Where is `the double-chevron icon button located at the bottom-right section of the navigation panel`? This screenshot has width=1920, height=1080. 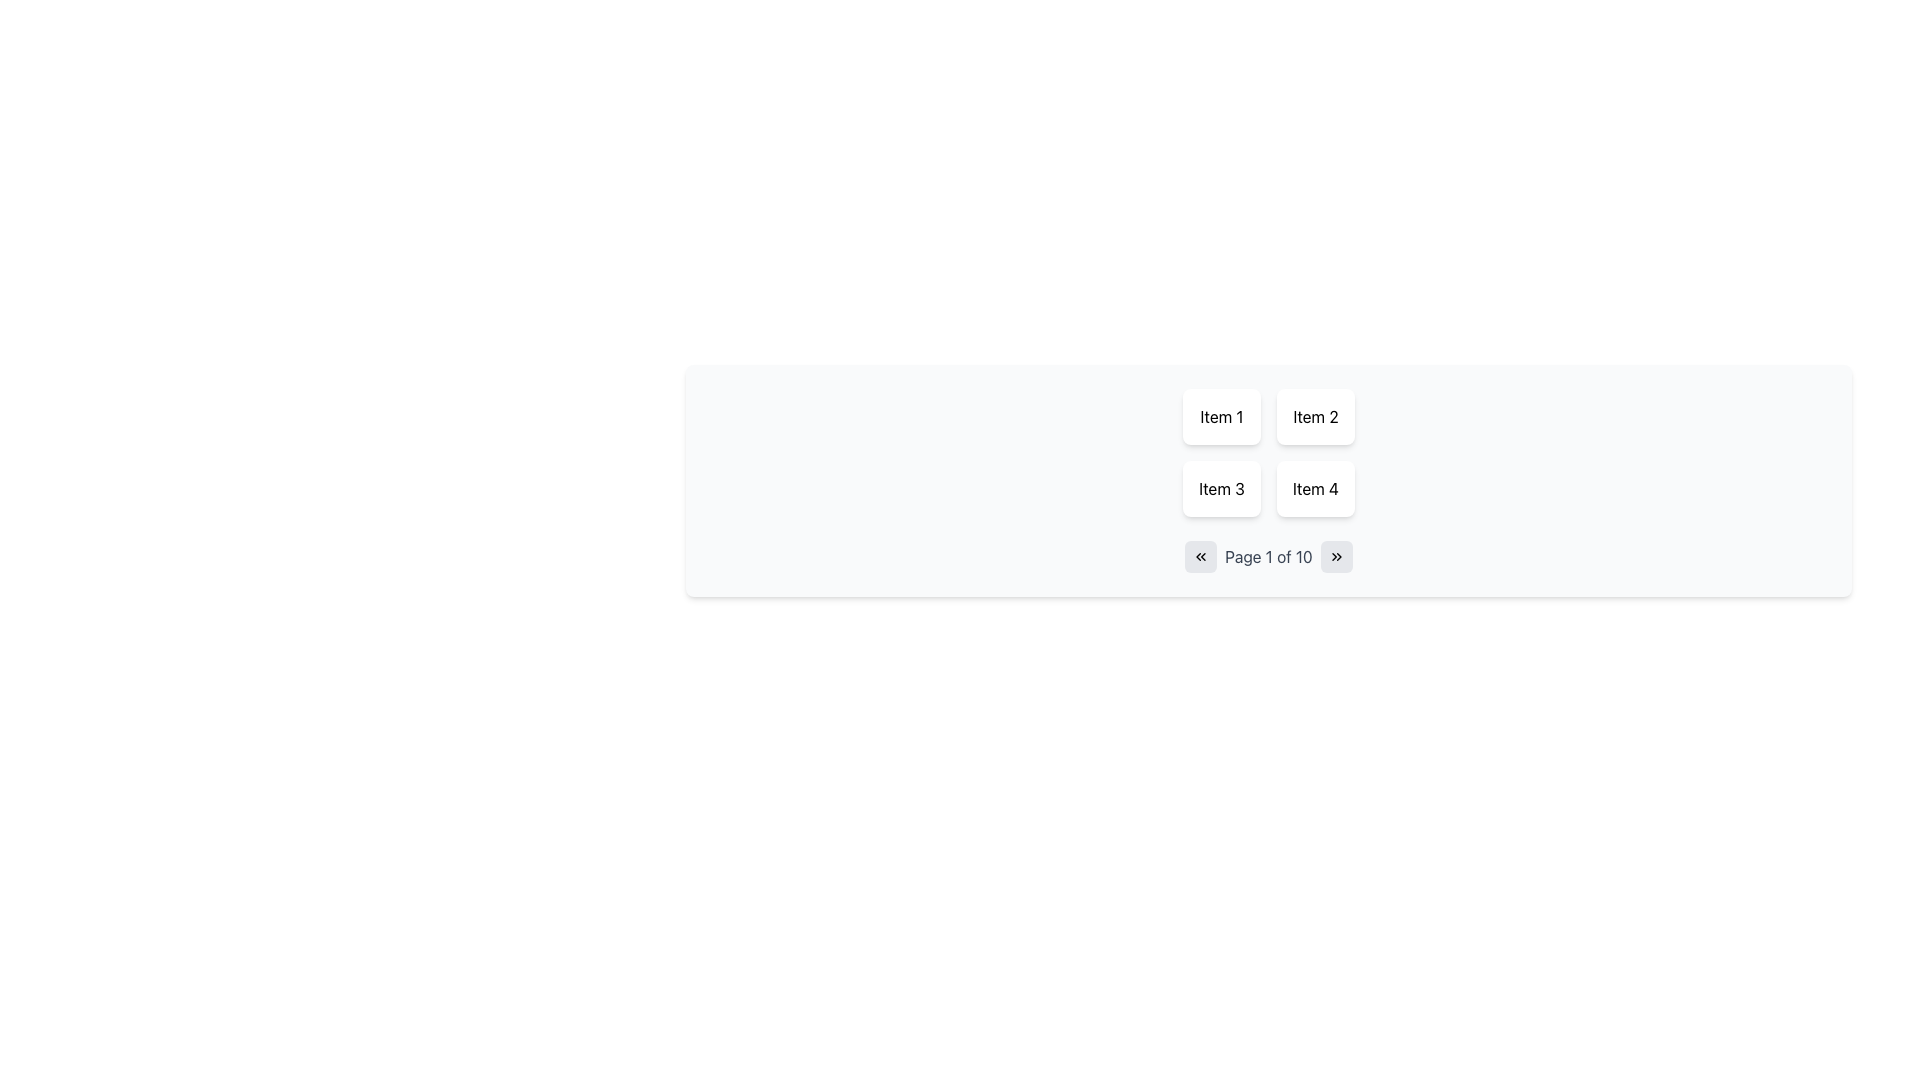 the double-chevron icon button located at the bottom-right section of the navigation panel is located at coordinates (1336, 556).